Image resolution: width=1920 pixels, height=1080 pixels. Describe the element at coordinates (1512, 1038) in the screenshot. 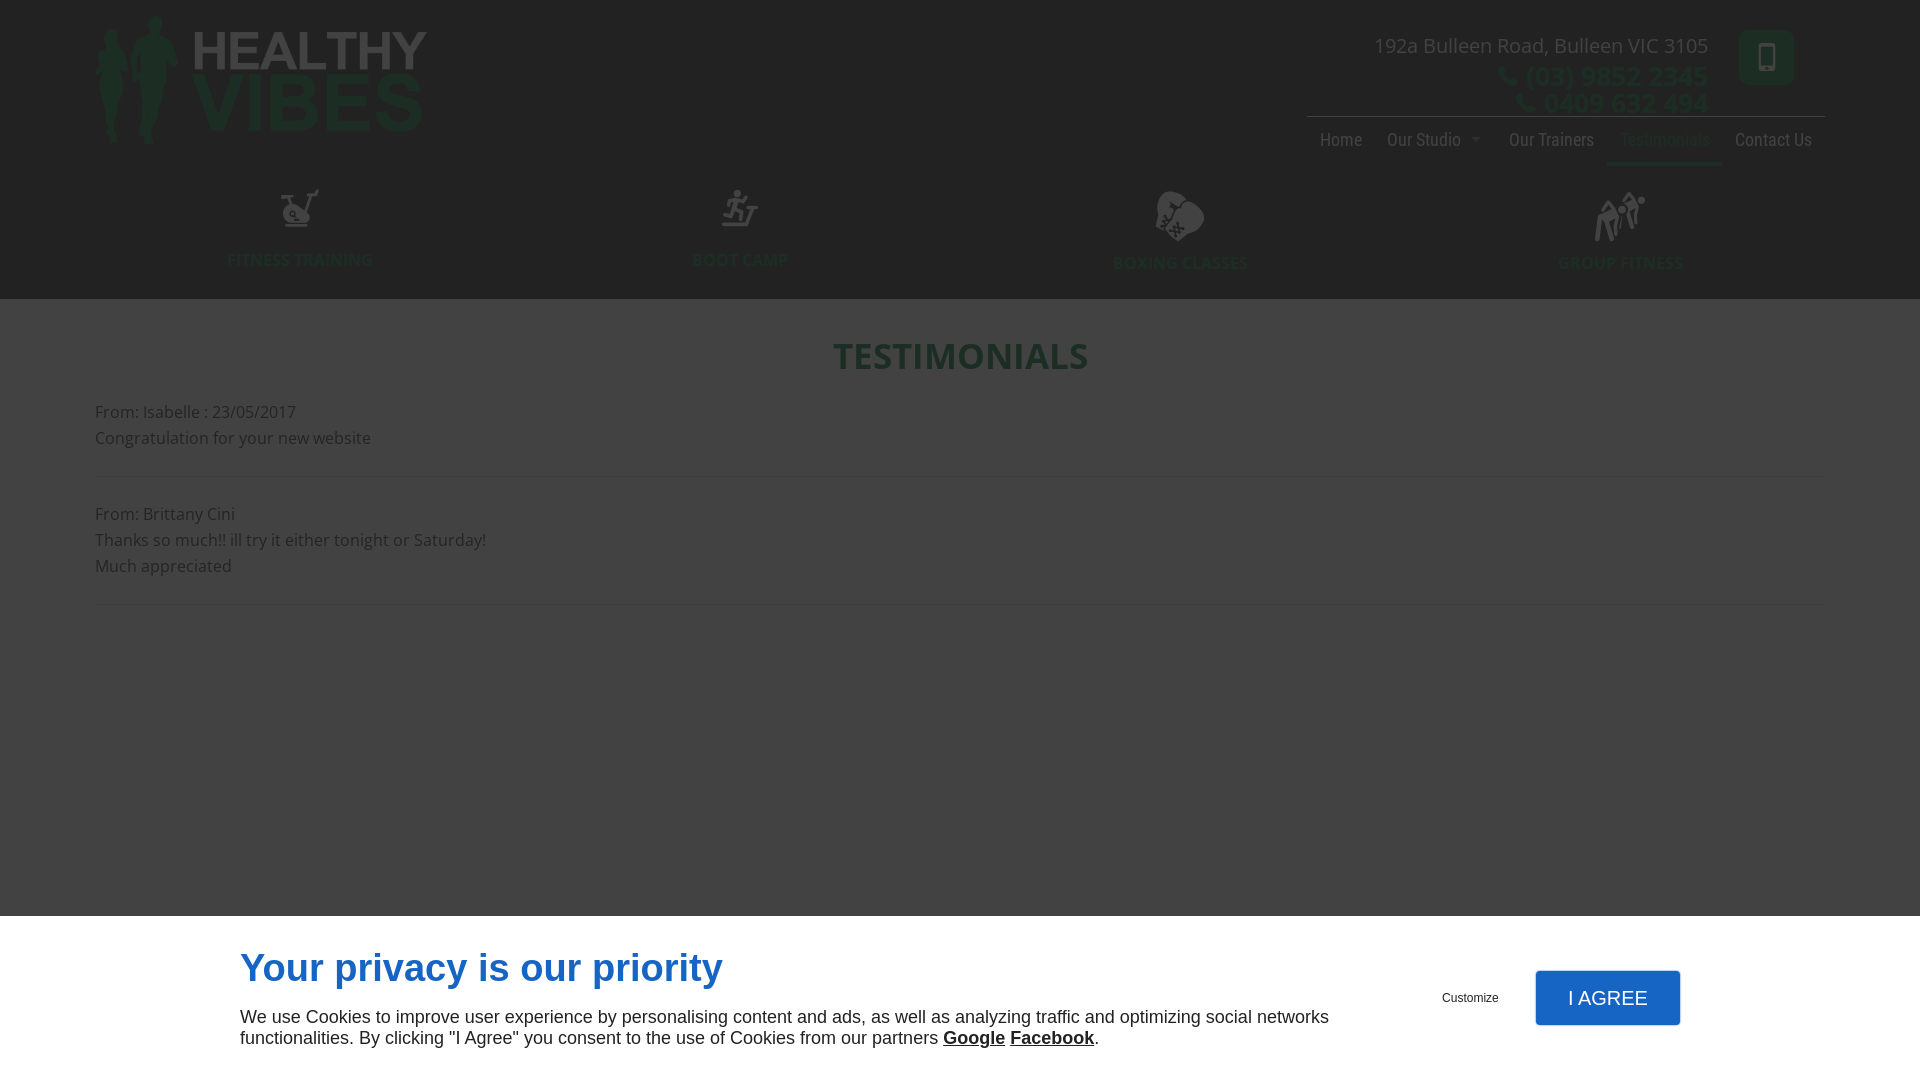

I see `'TERMS AND CONDITIONS'` at that location.